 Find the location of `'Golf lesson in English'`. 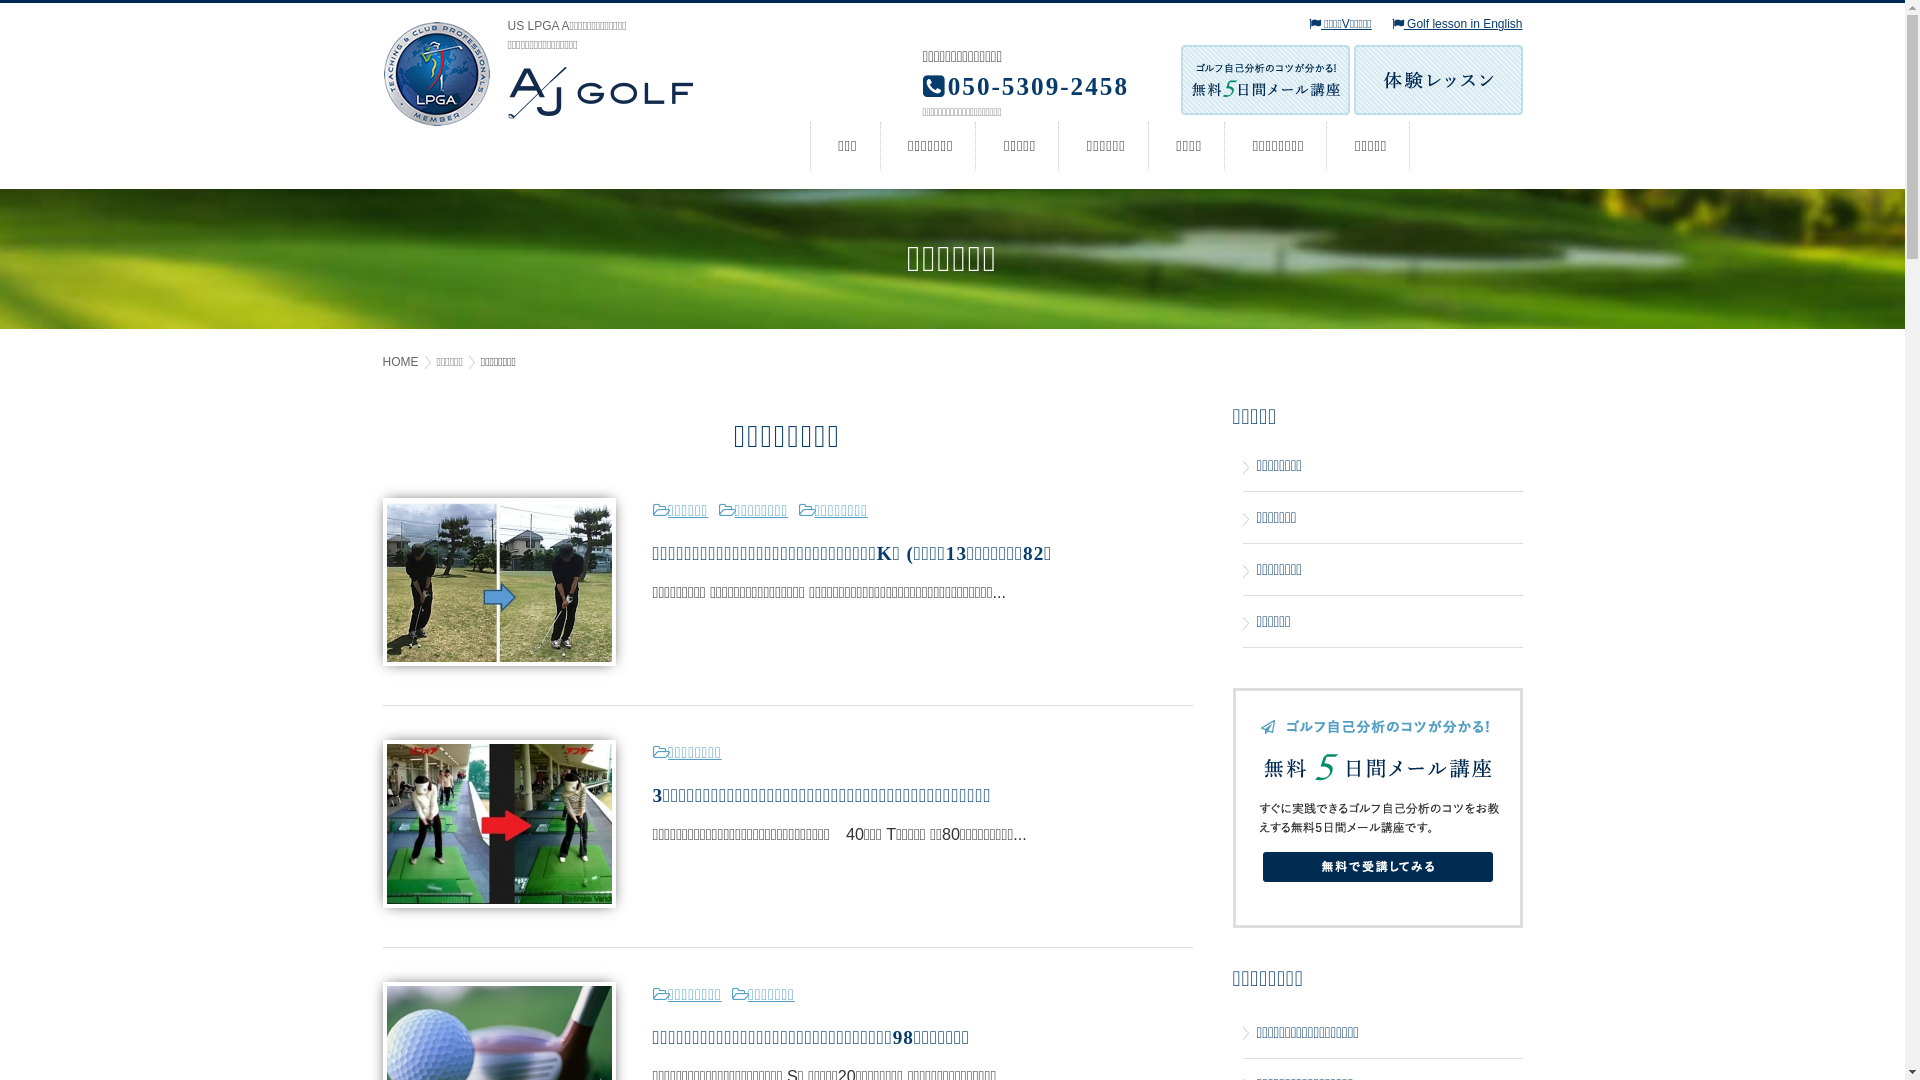

'Golf lesson in English' is located at coordinates (1457, 24).